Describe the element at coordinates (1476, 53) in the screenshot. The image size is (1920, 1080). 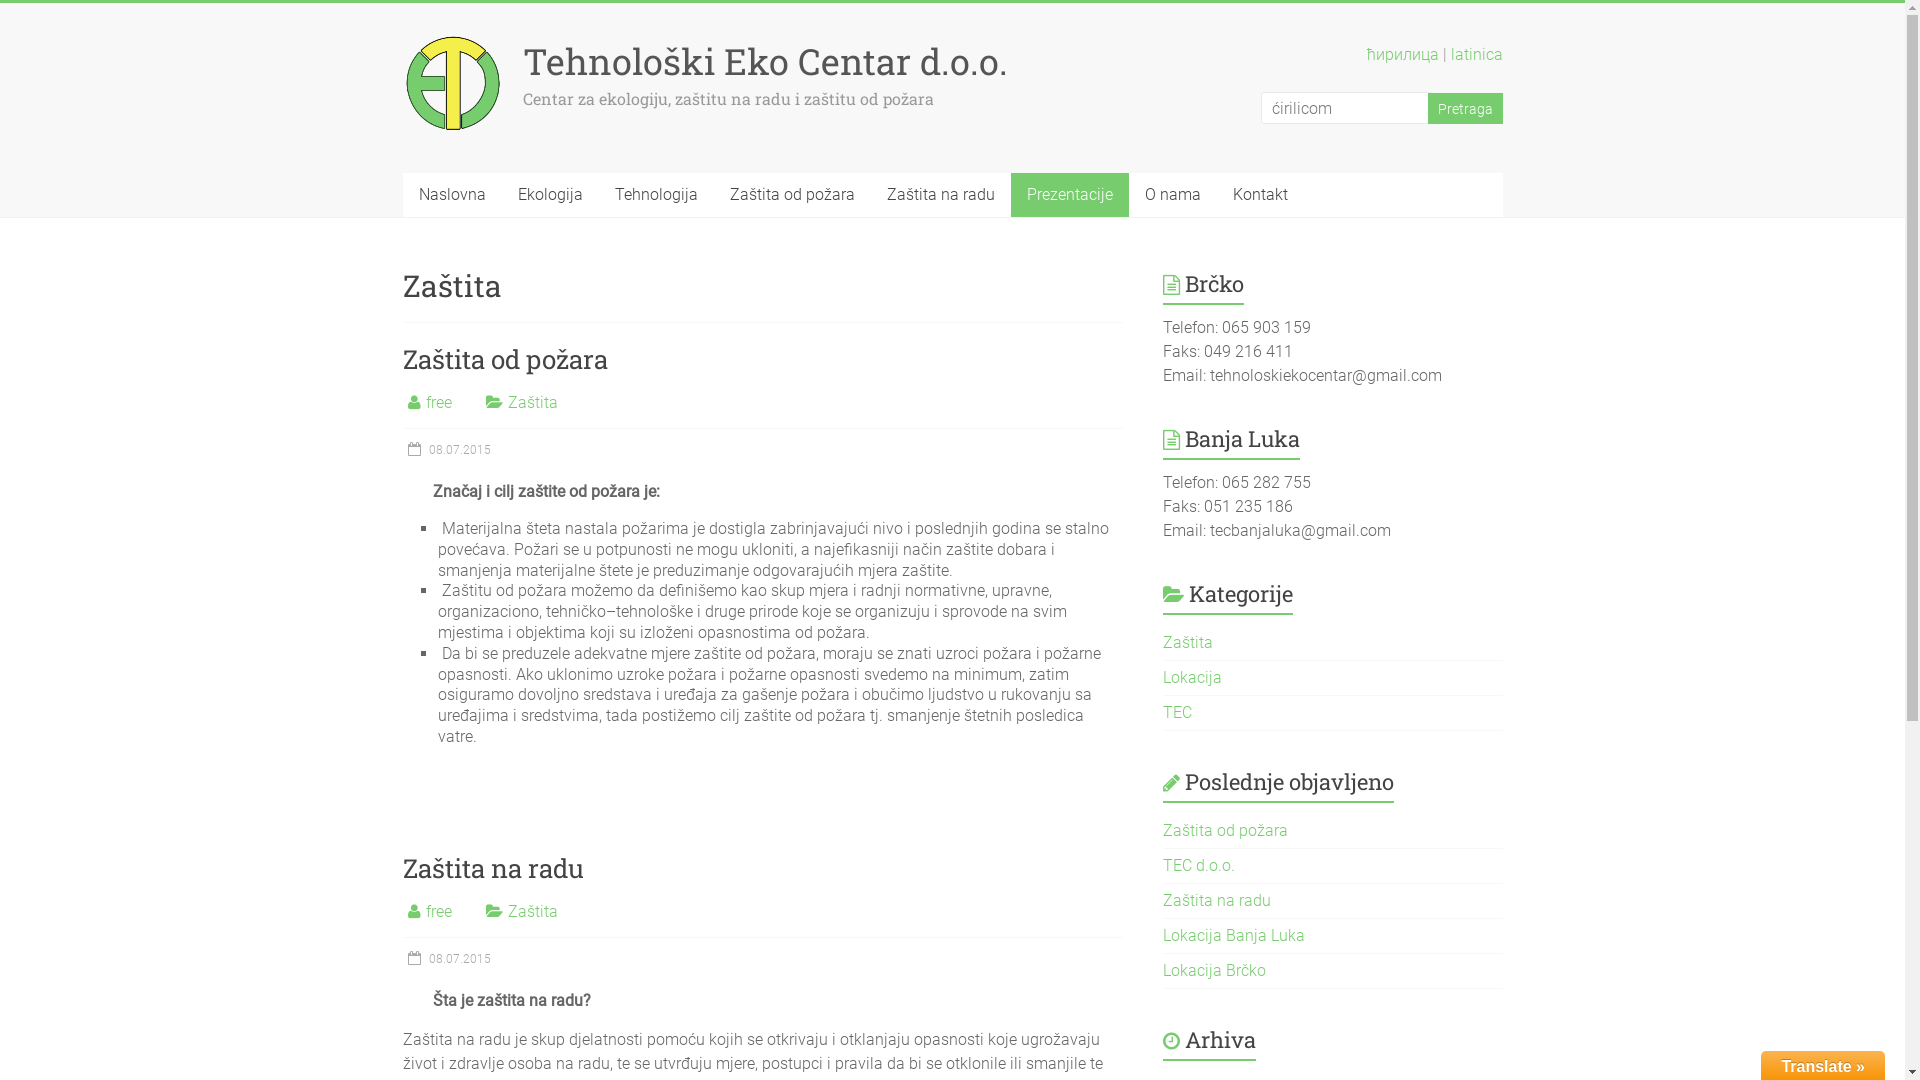
I see `'latinica'` at that location.